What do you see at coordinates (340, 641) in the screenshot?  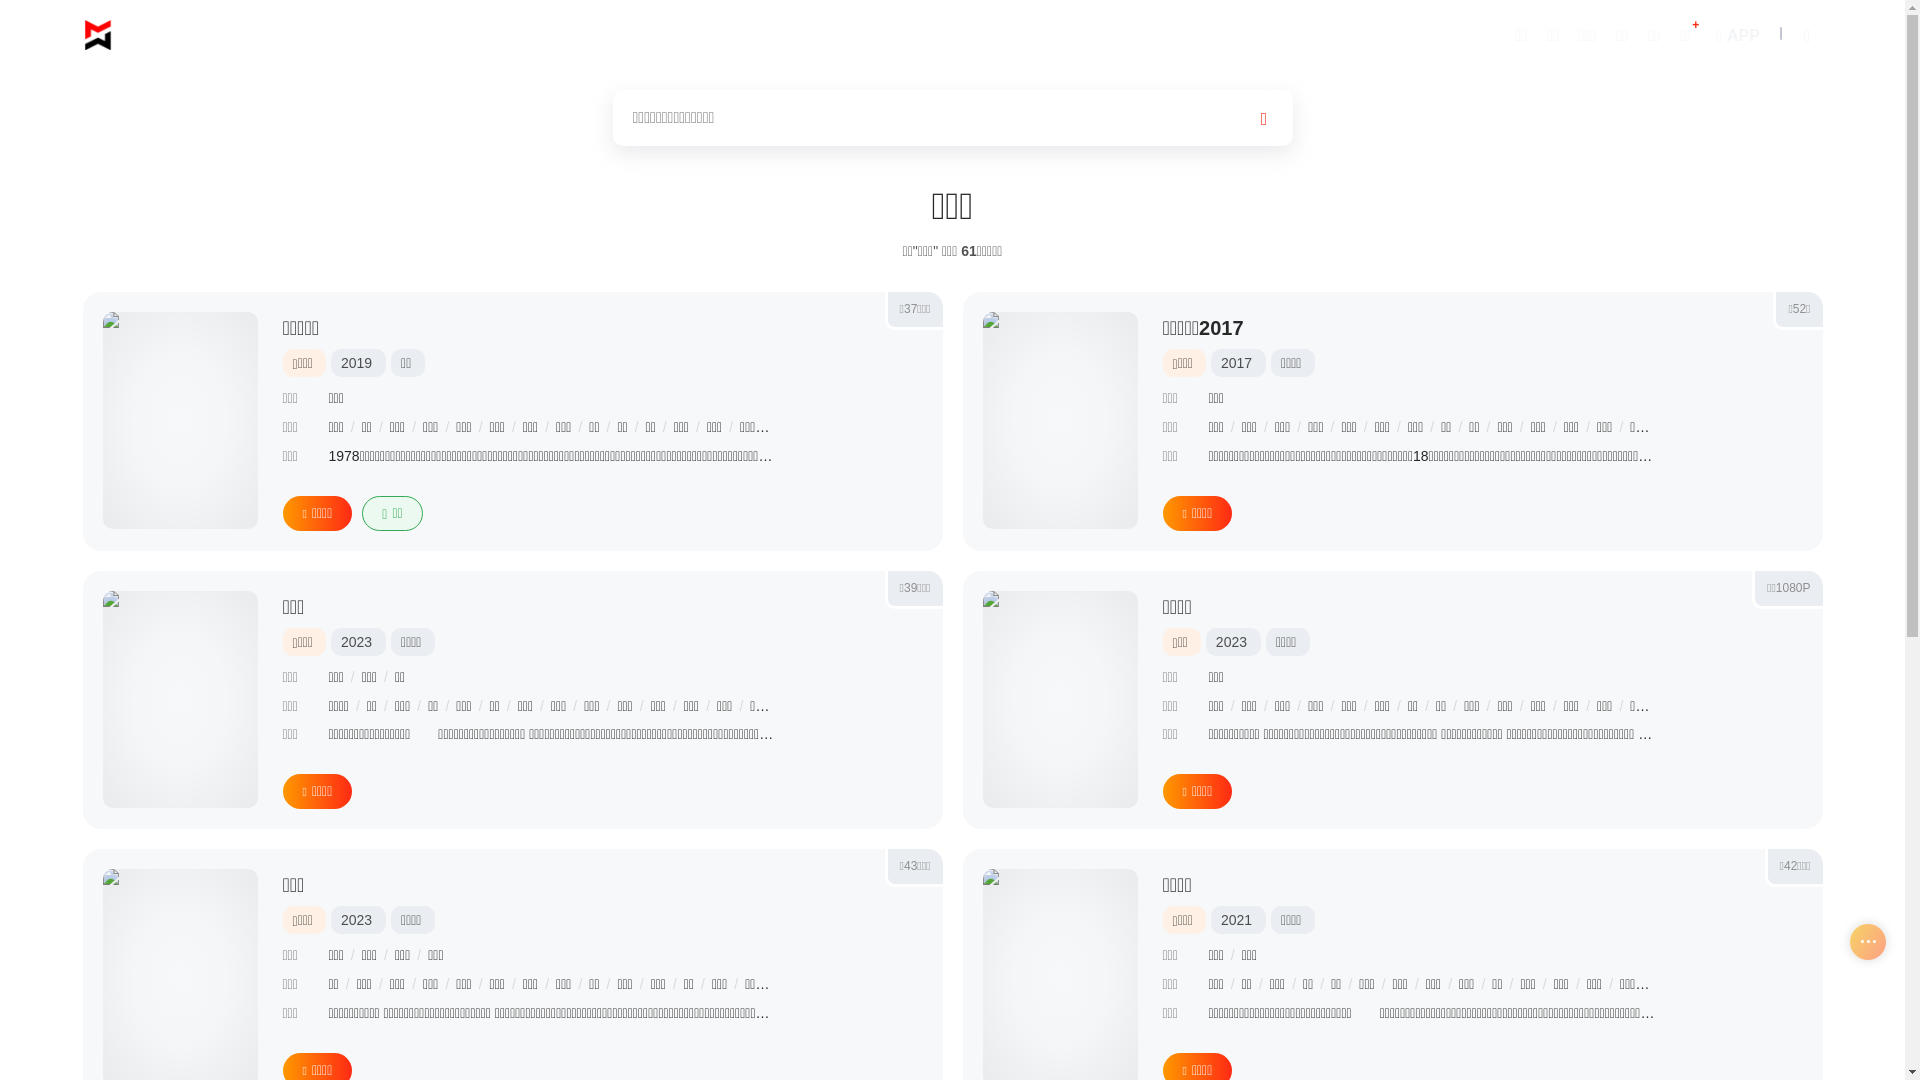 I see `'2023'` at bounding box center [340, 641].